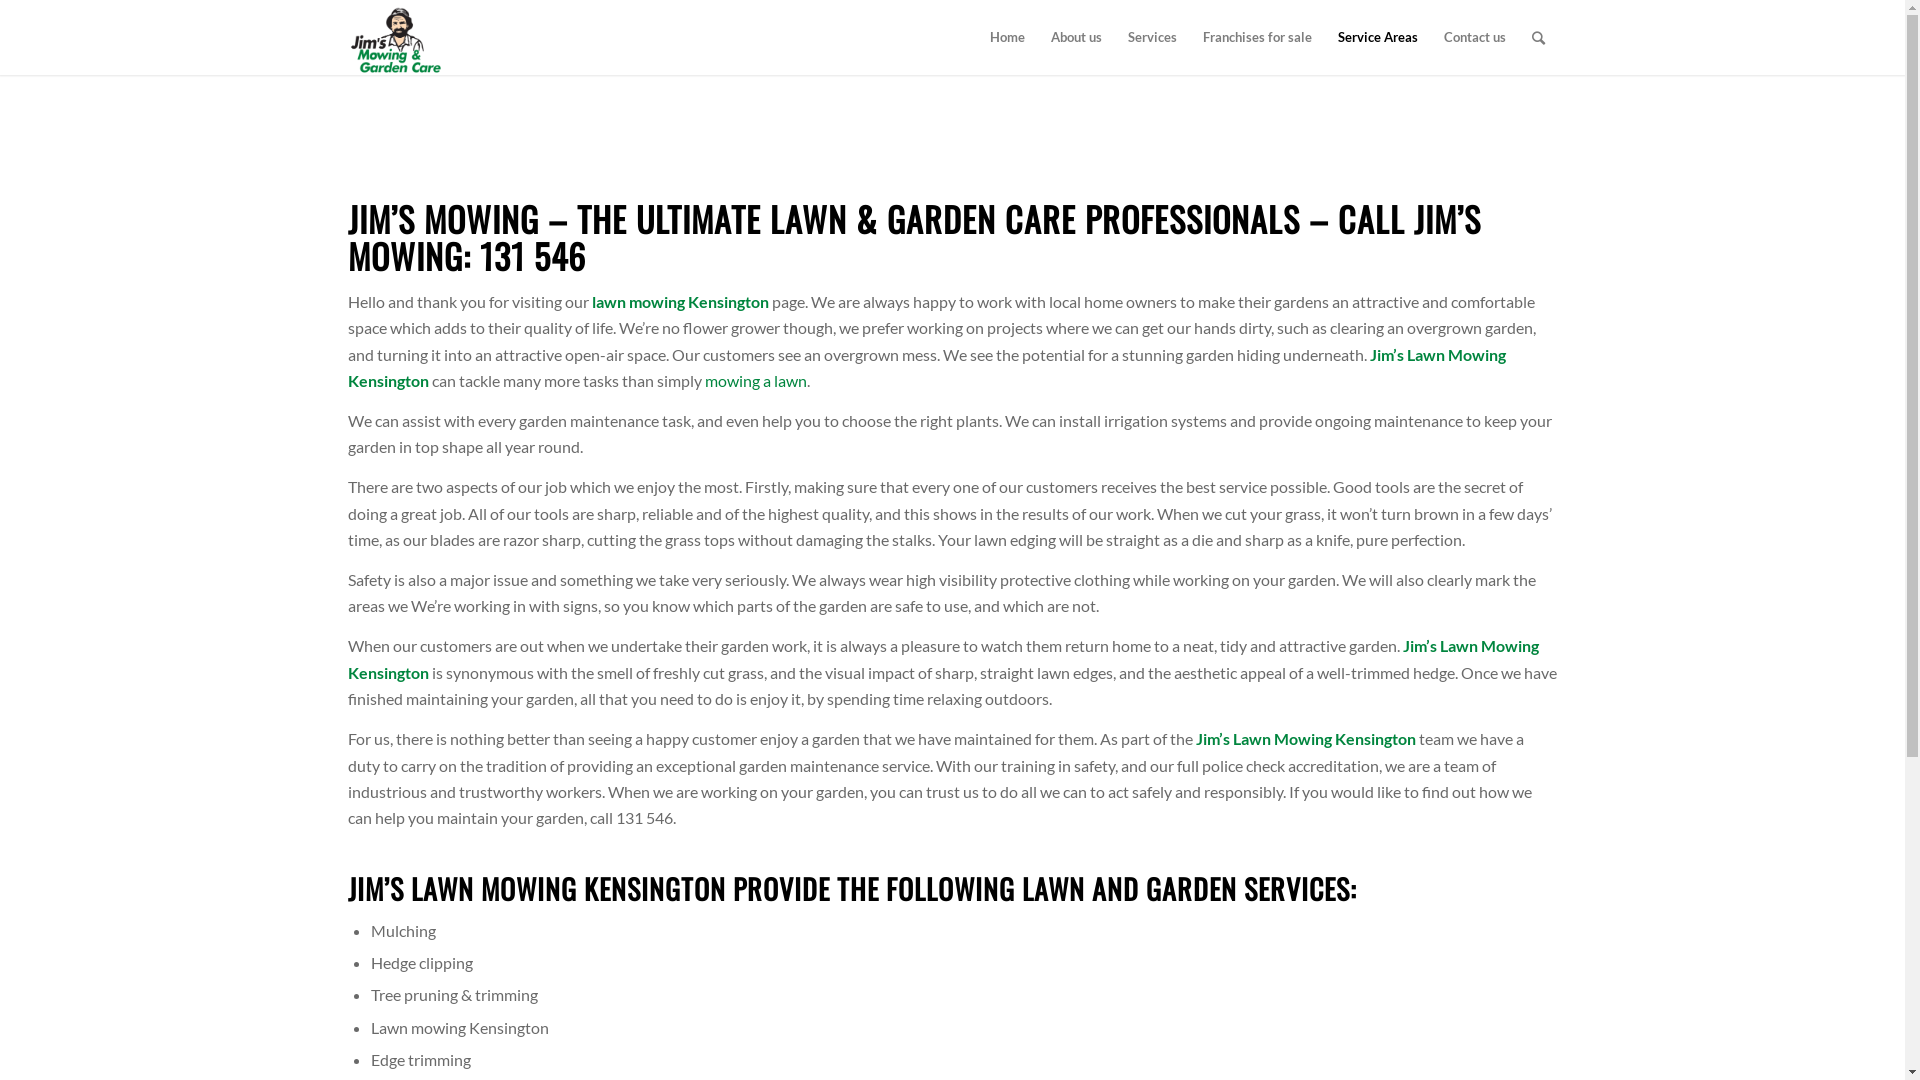 This screenshot has height=1080, width=1920. What do you see at coordinates (1006, 37) in the screenshot?
I see `'Home'` at bounding box center [1006, 37].